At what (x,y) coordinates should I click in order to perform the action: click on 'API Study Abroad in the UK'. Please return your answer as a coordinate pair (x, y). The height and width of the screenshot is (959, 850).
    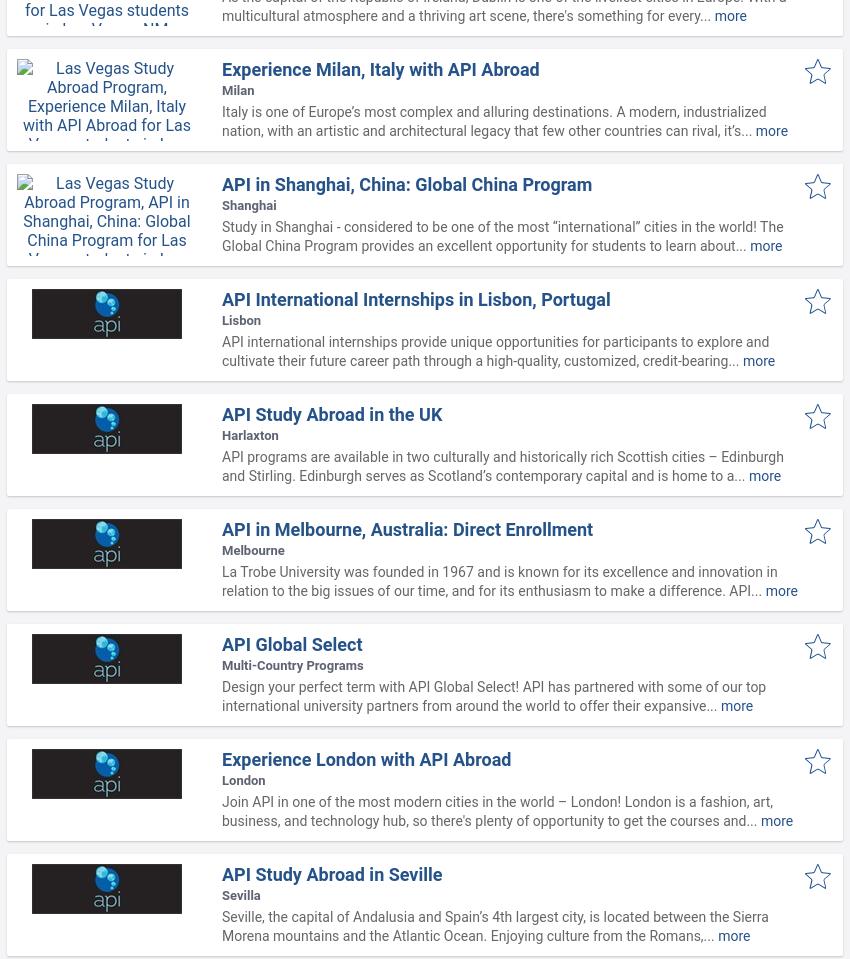
    Looking at the image, I should click on (332, 413).